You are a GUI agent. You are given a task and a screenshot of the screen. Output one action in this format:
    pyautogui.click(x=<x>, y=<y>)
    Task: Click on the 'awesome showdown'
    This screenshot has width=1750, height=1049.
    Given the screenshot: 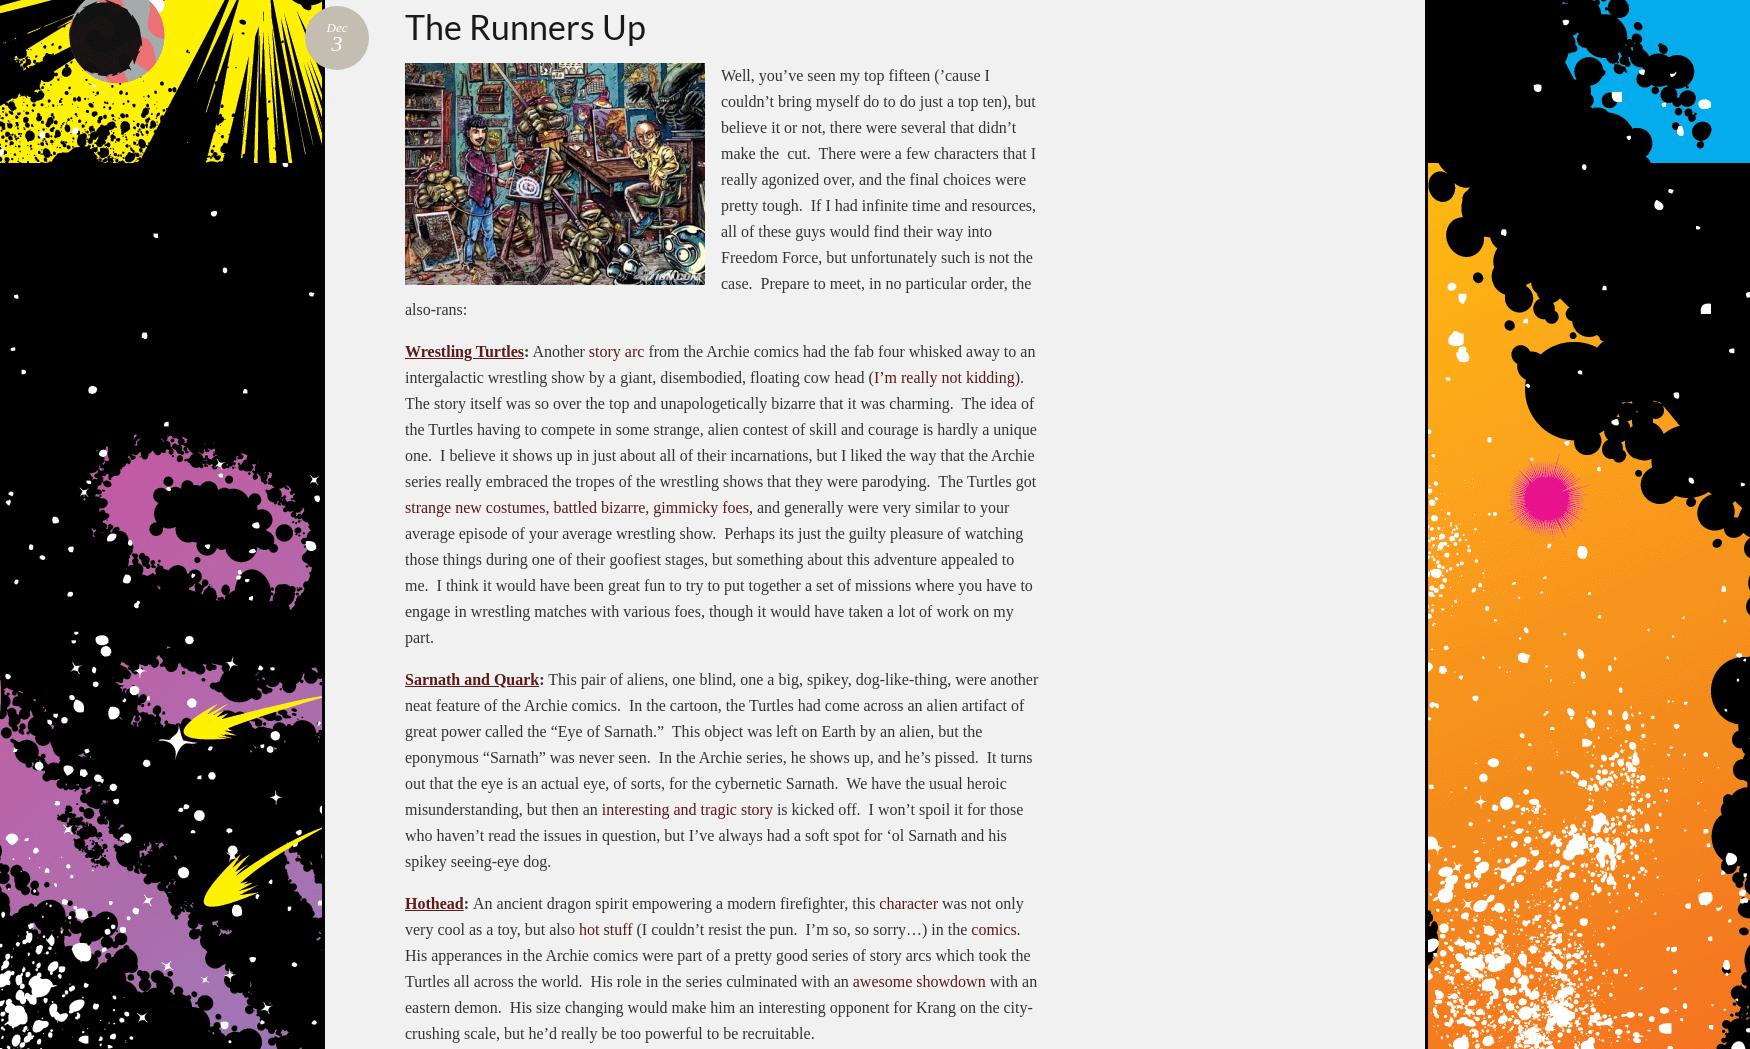 What is the action you would take?
    pyautogui.click(x=917, y=979)
    